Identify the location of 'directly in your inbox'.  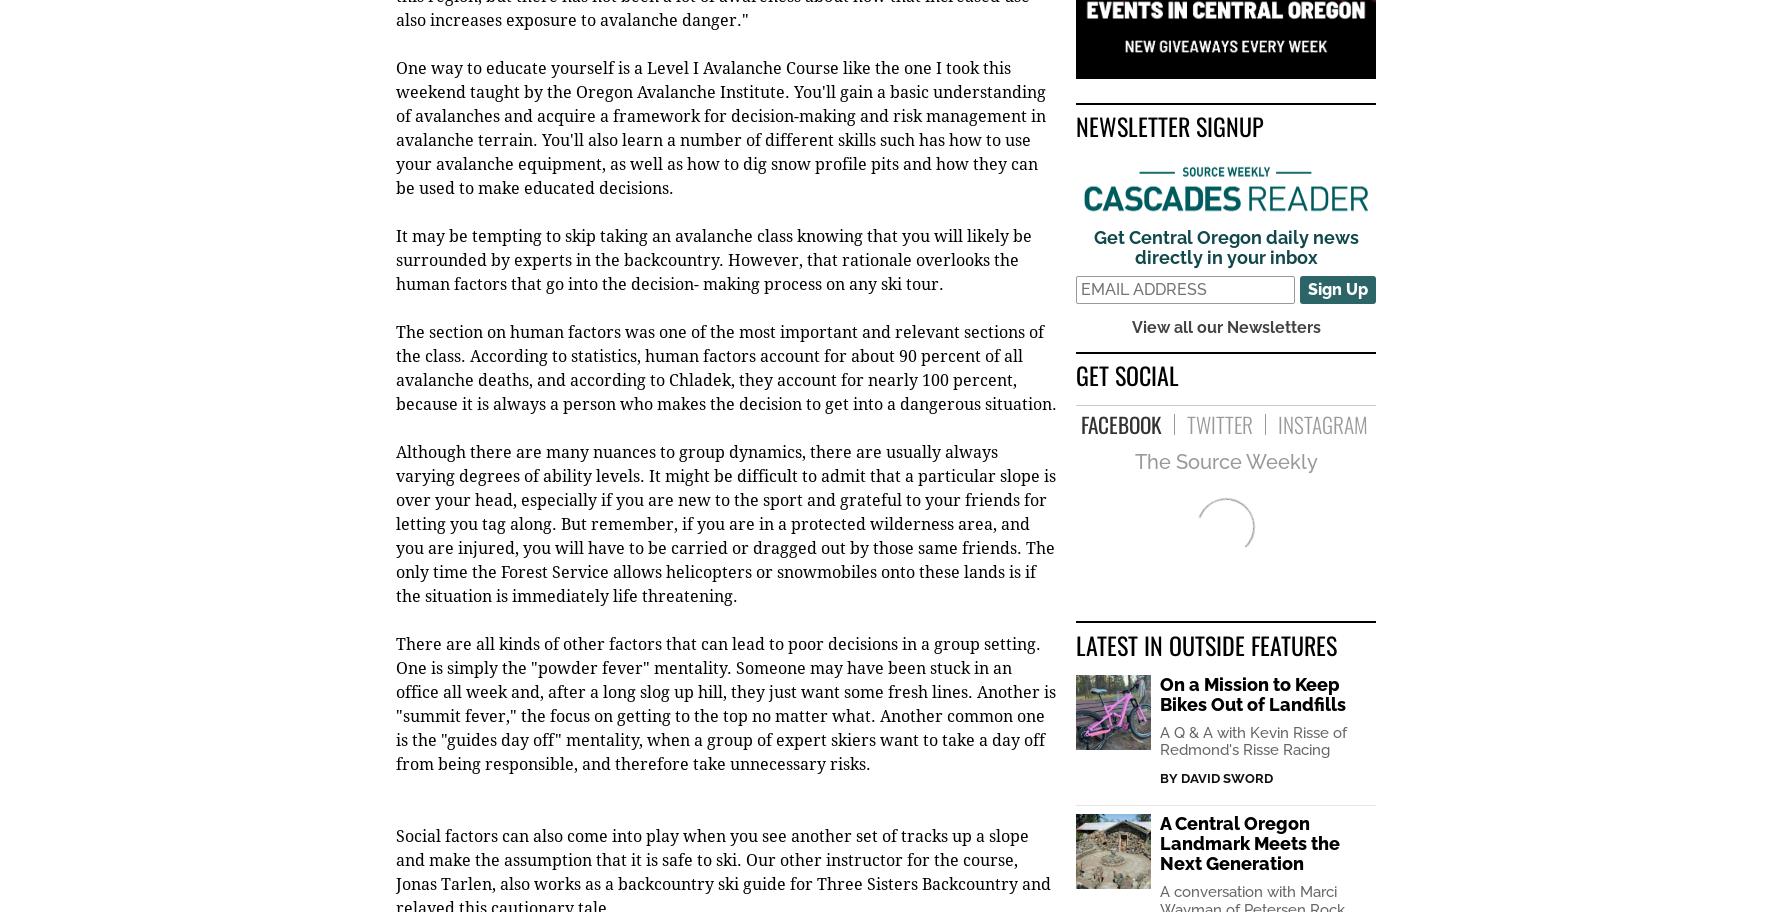
(1133, 259).